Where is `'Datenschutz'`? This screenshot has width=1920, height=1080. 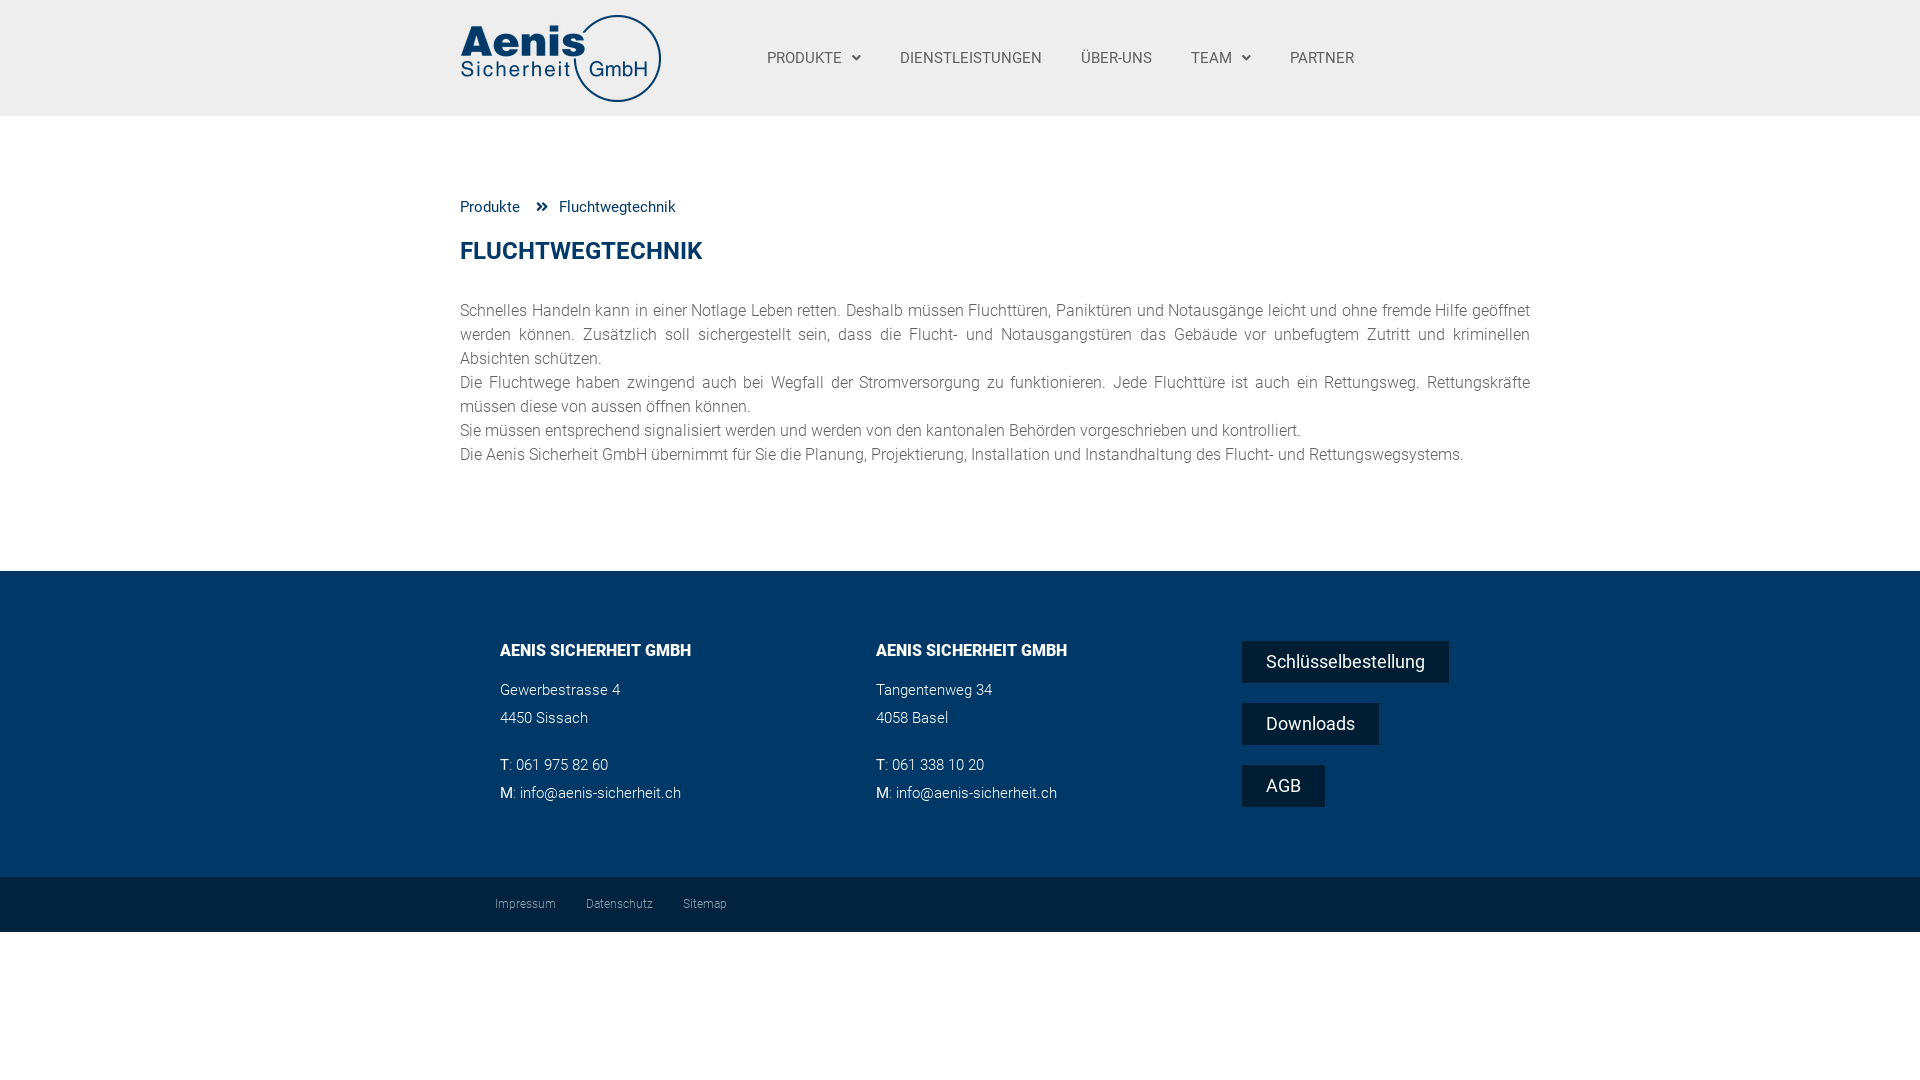 'Datenschutz' is located at coordinates (570, 903).